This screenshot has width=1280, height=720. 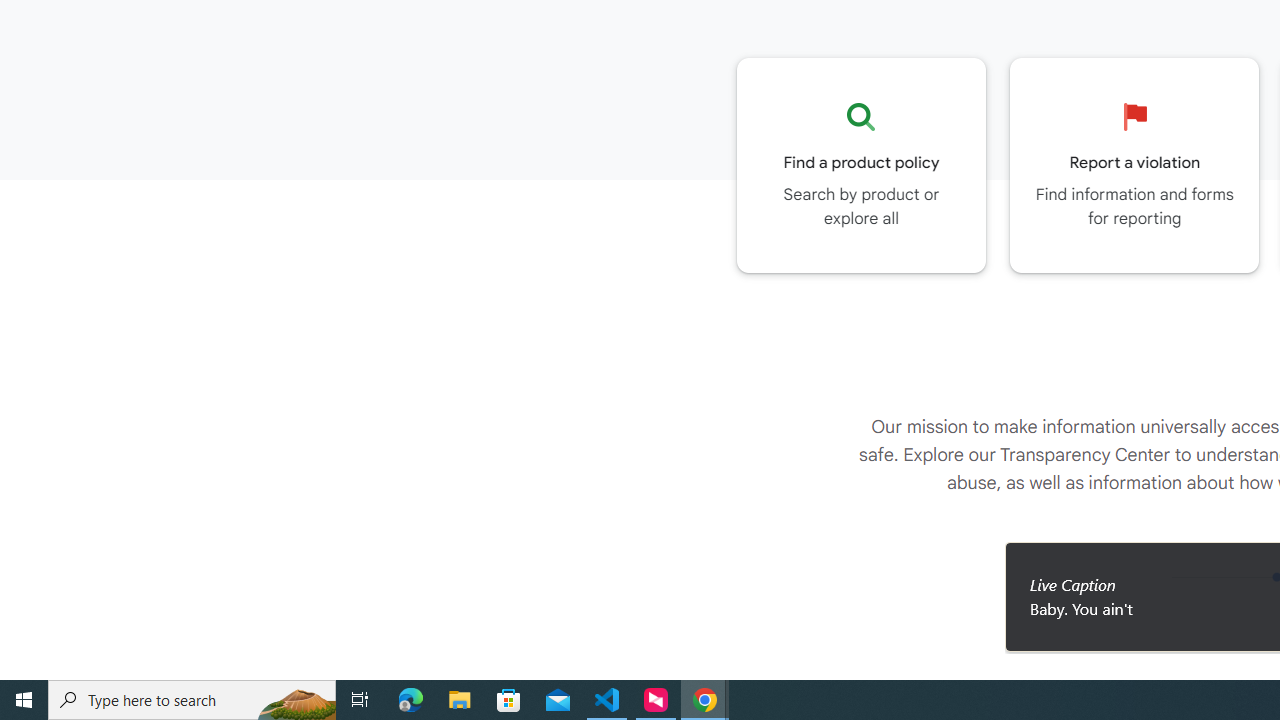 What do you see at coordinates (1134, 164) in the screenshot?
I see `'Go to the Reporting and appeals page'` at bounding box center [1134, 164].